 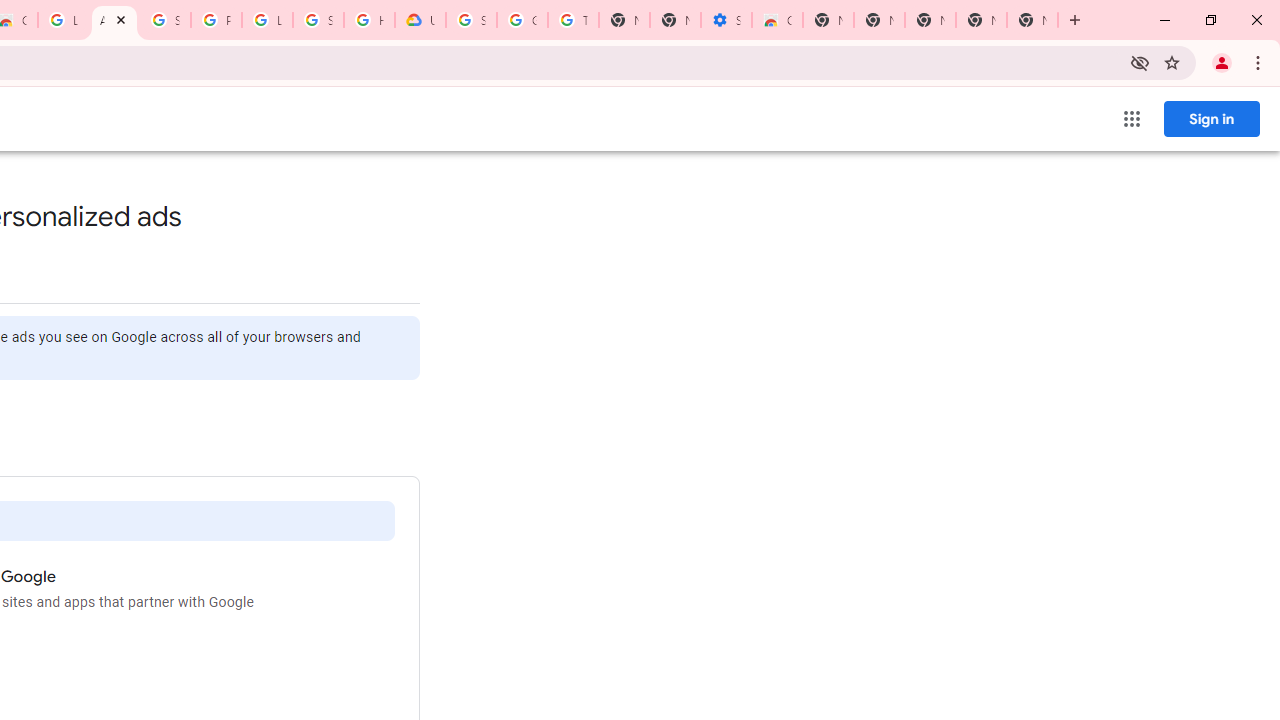 I want to click on 'Turn cookies on or off - Computer - Google Account Help', so click(x=572, y=20).